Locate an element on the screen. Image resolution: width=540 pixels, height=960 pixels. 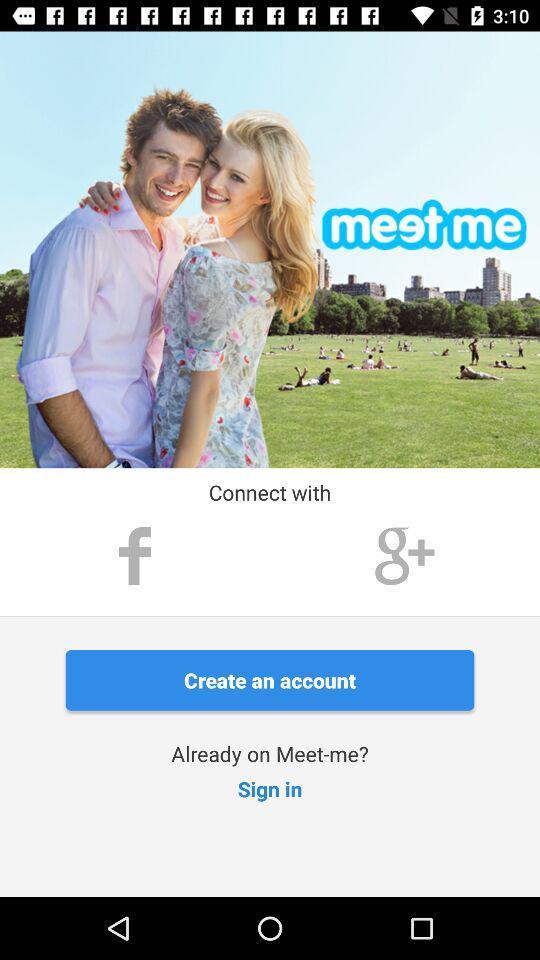
the create an account icon is located at coordinates (270, 680).